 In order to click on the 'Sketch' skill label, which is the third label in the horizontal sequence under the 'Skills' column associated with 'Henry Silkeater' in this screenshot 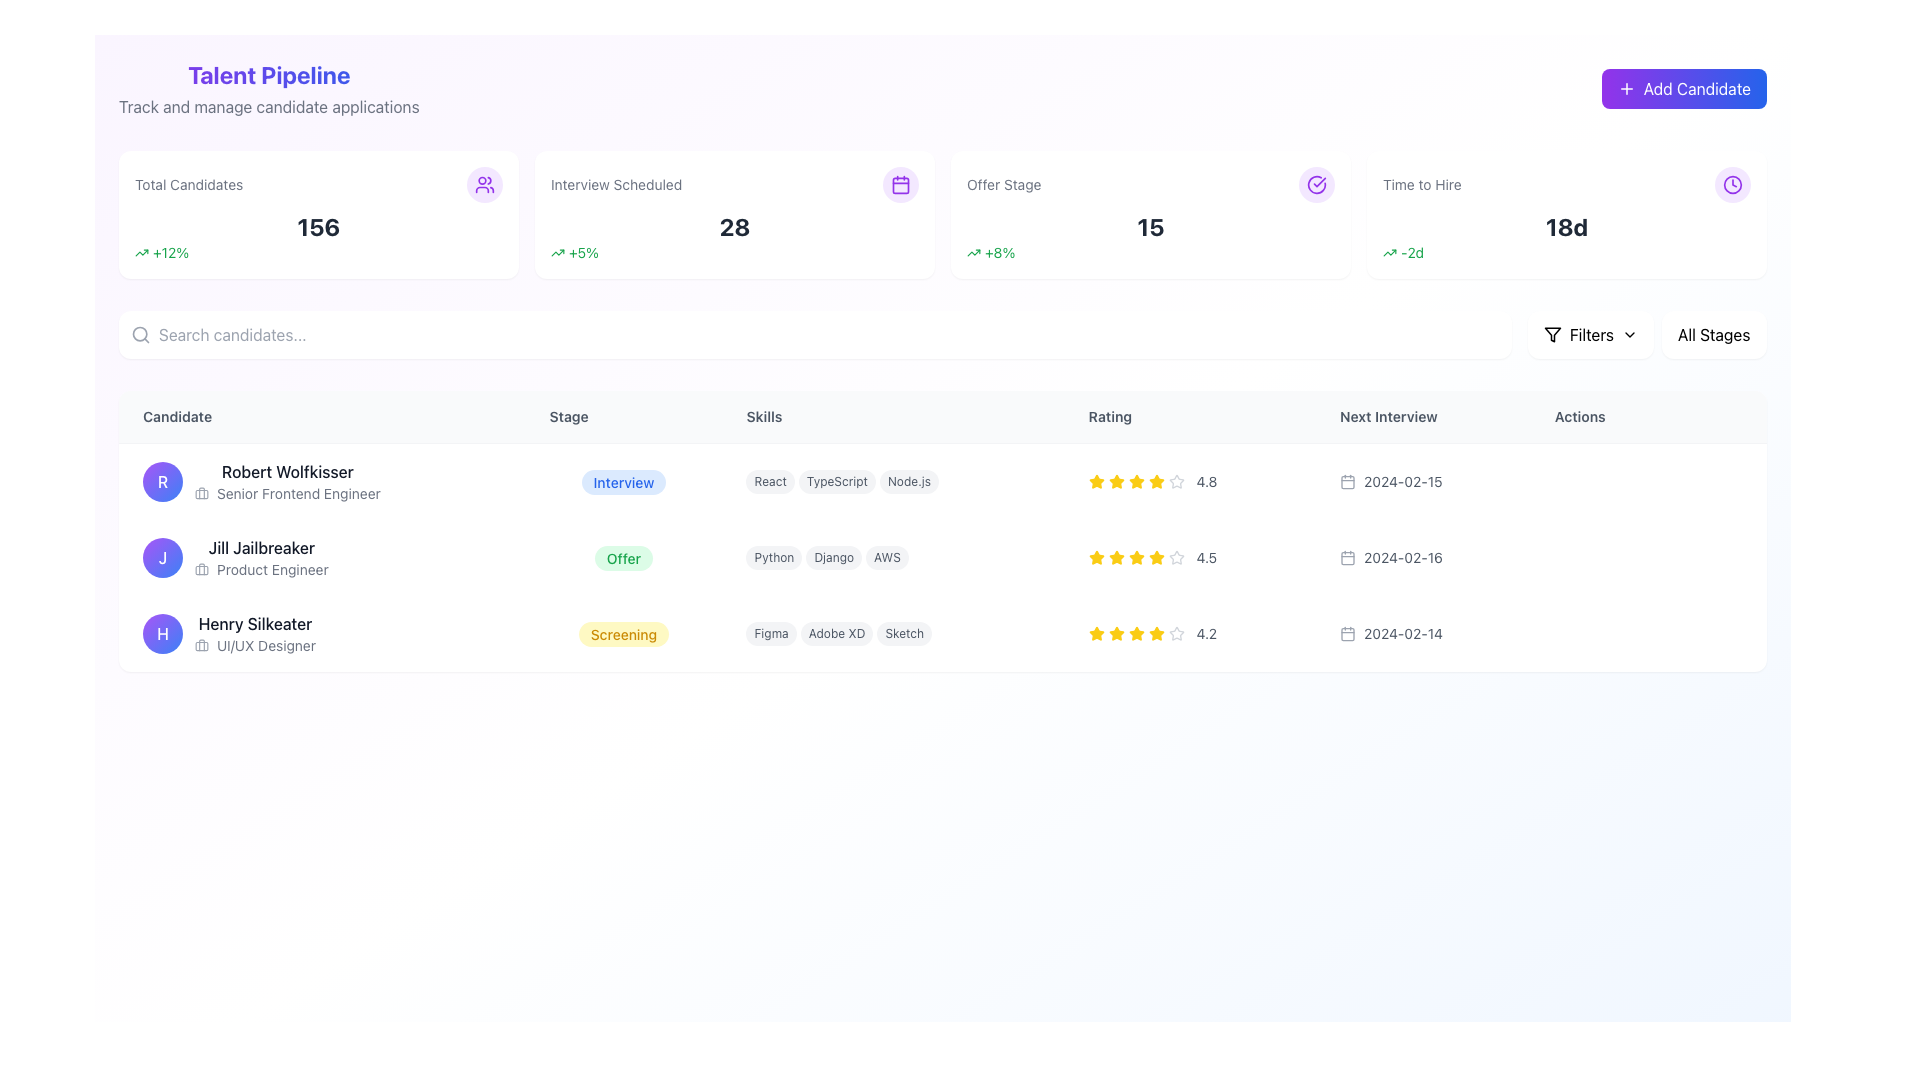, I will do `click(903, 633)`.